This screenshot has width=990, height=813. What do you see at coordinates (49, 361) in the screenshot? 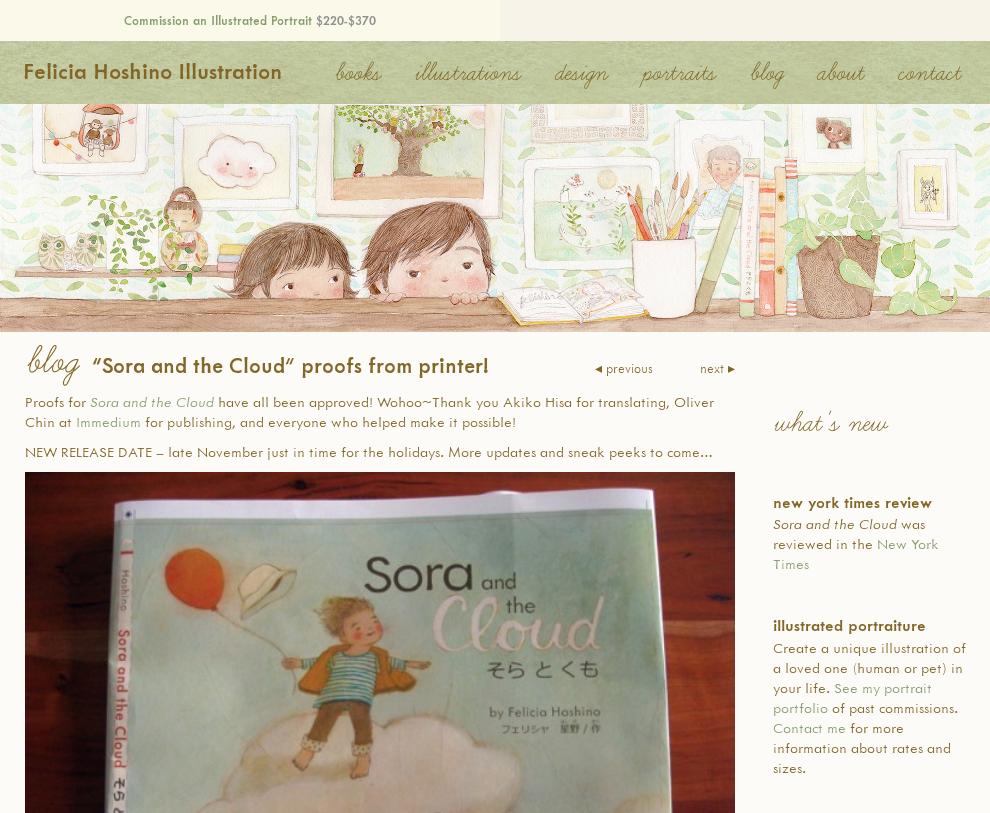
I see `'Blog'` at bounding box center [49, 361].